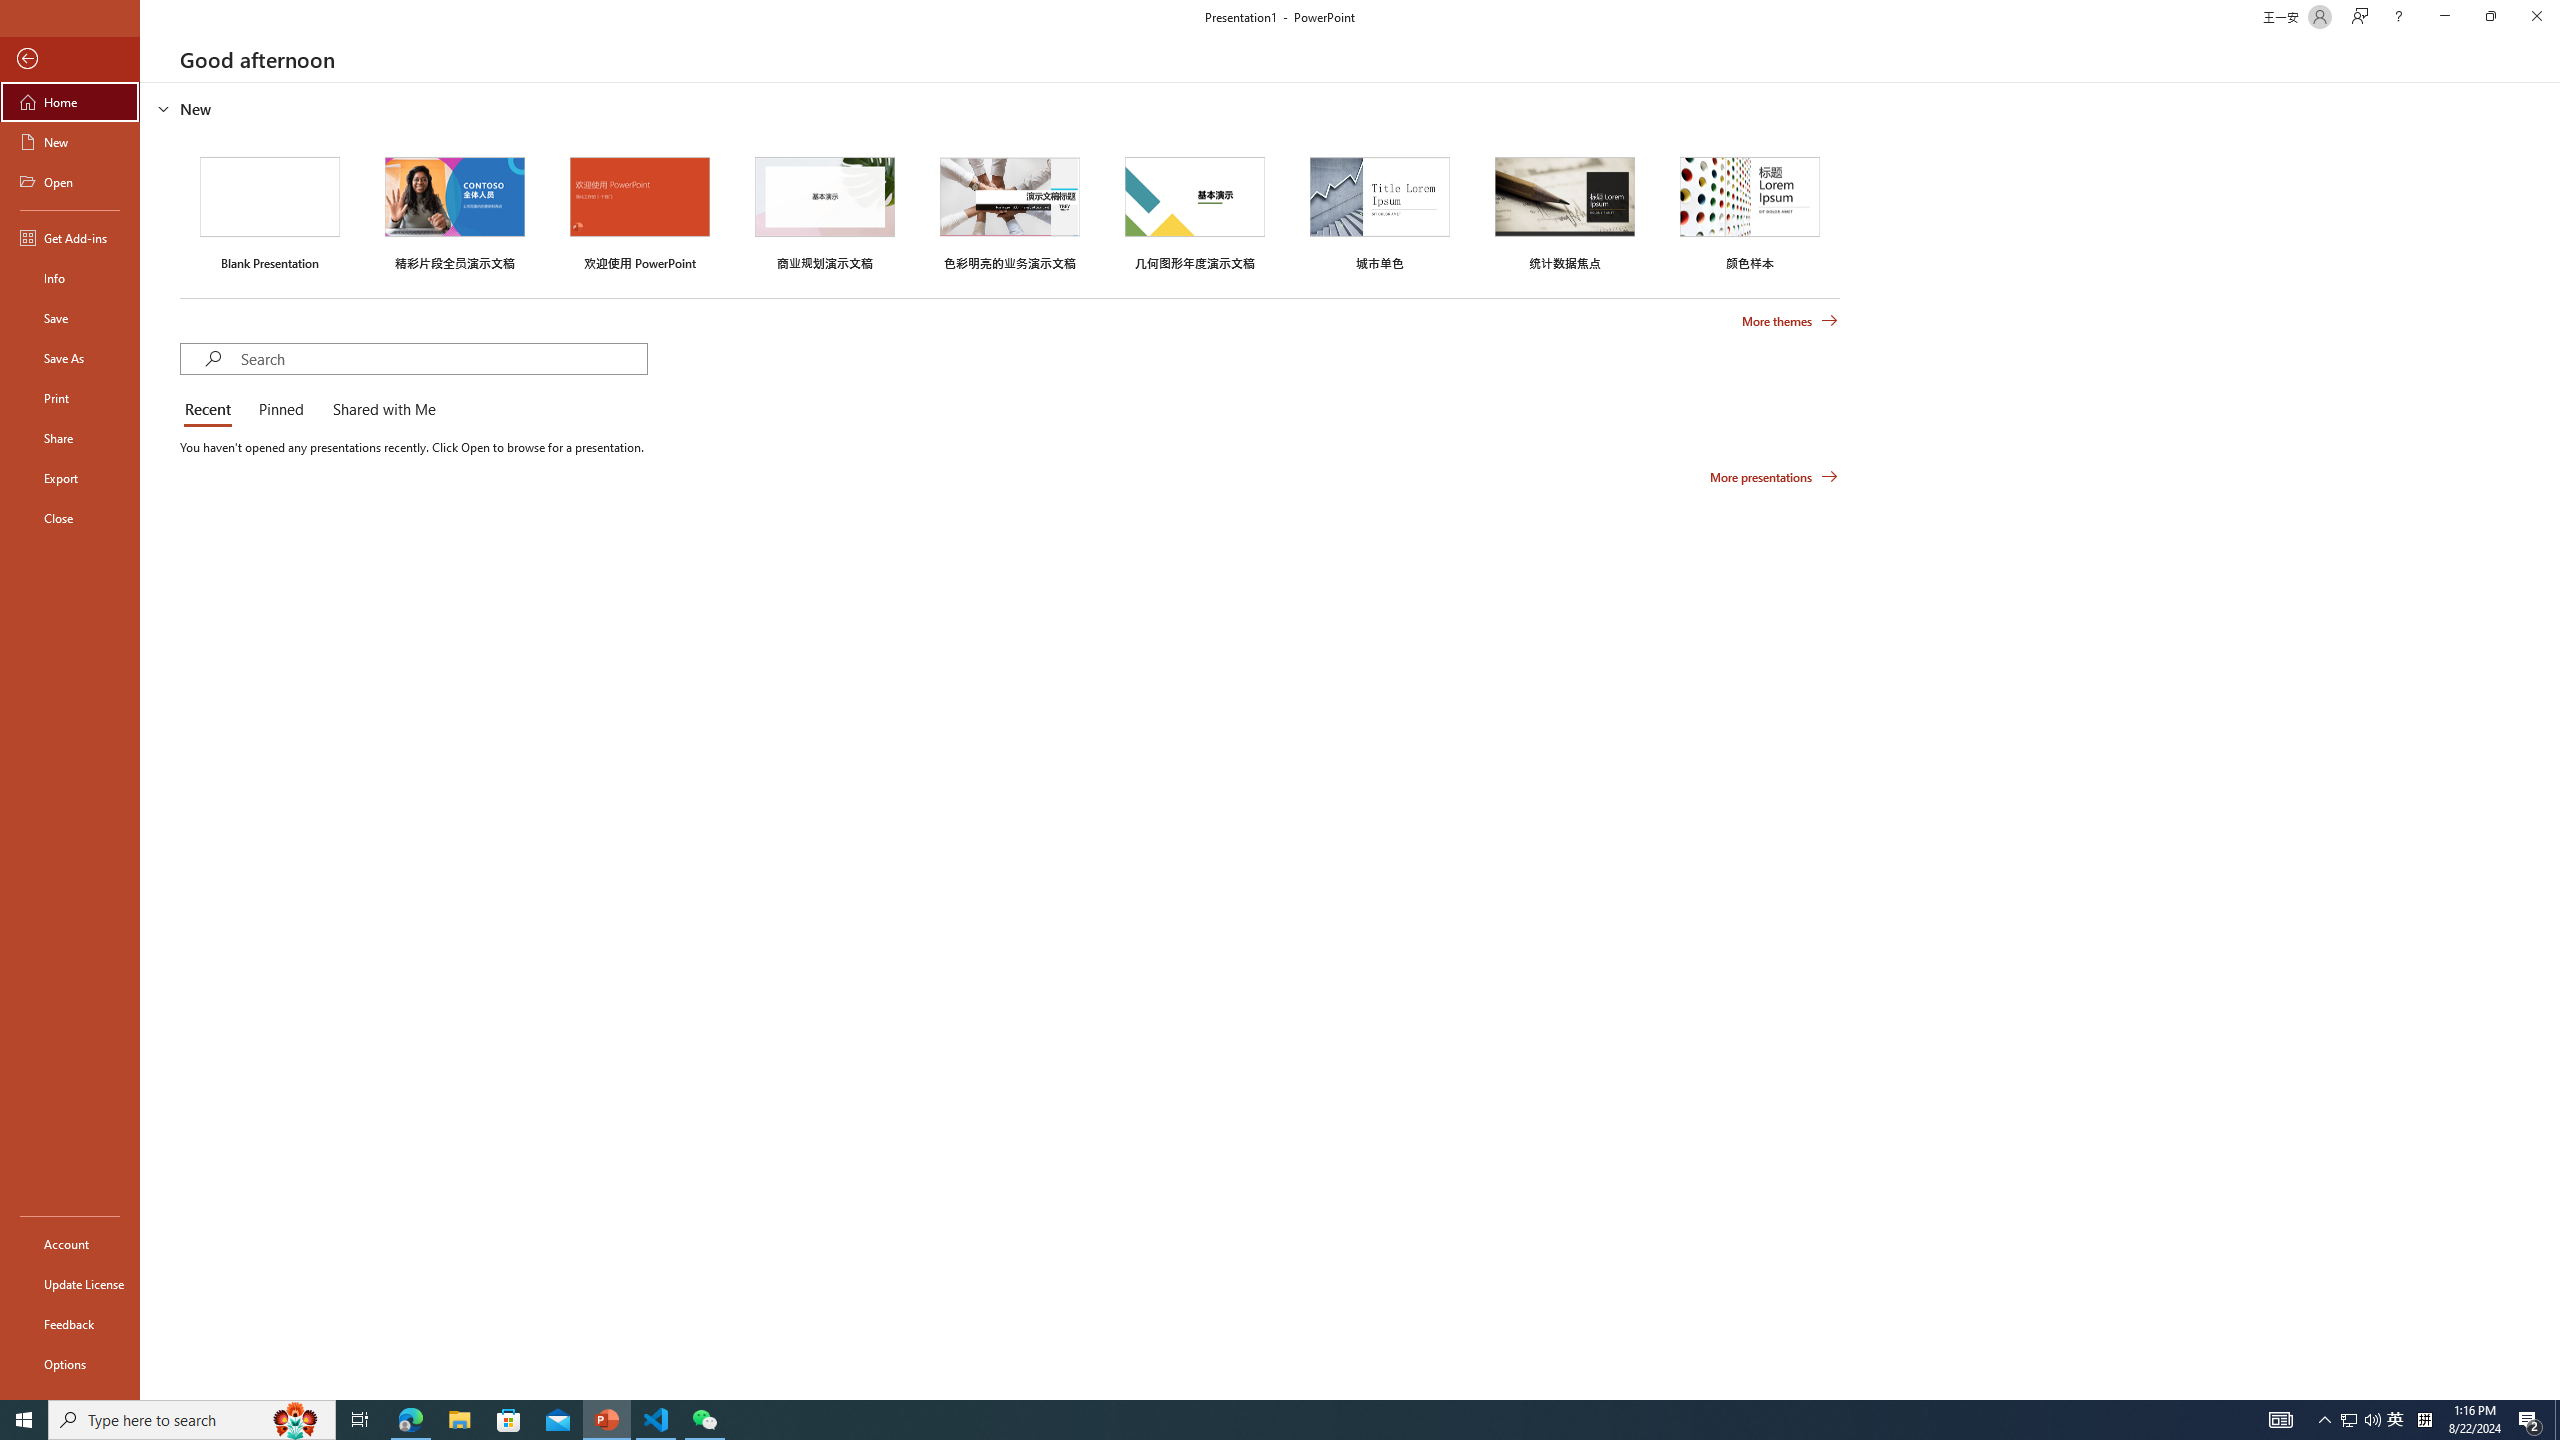 This screenshot has width=2560, height=1440. Describe the element at coordinates (1789, 321) in the screenshot. I see `'More themes'` at that location.